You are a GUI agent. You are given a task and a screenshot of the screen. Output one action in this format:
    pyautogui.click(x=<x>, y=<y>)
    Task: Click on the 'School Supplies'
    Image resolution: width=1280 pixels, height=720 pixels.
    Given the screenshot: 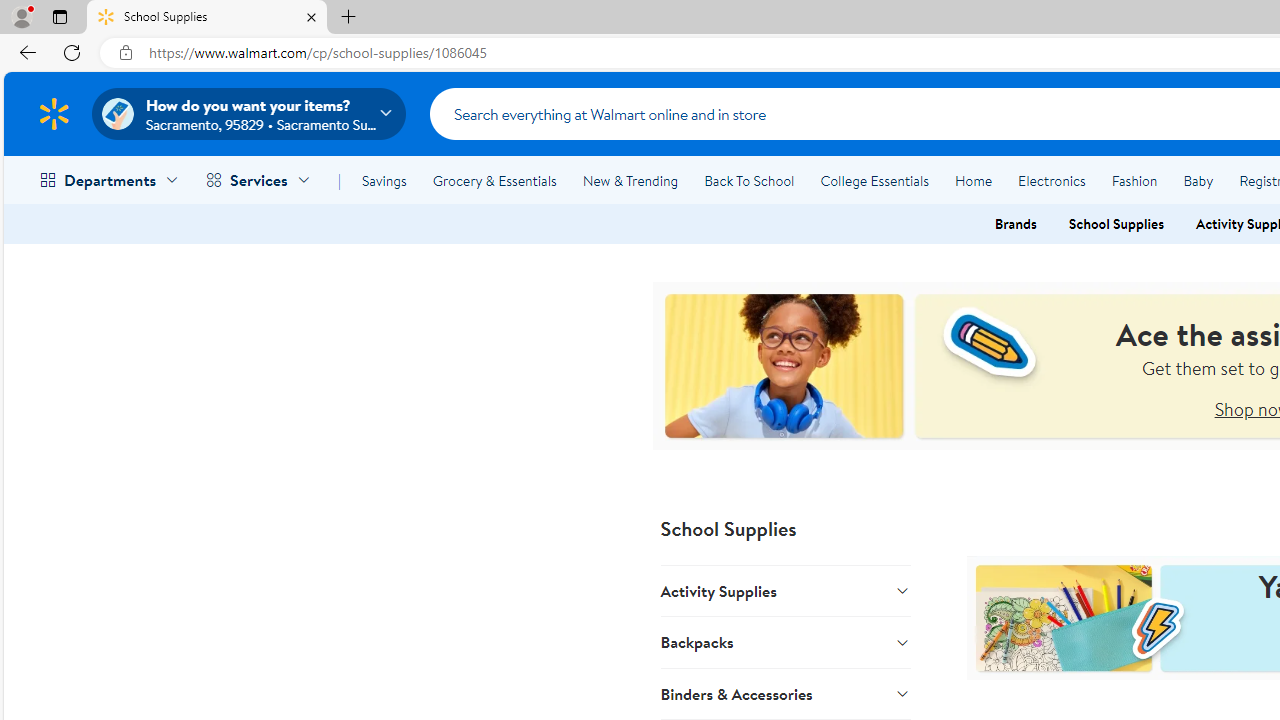 What is the action you would take?
    pyautogui.click(x=1115, y=224)
    